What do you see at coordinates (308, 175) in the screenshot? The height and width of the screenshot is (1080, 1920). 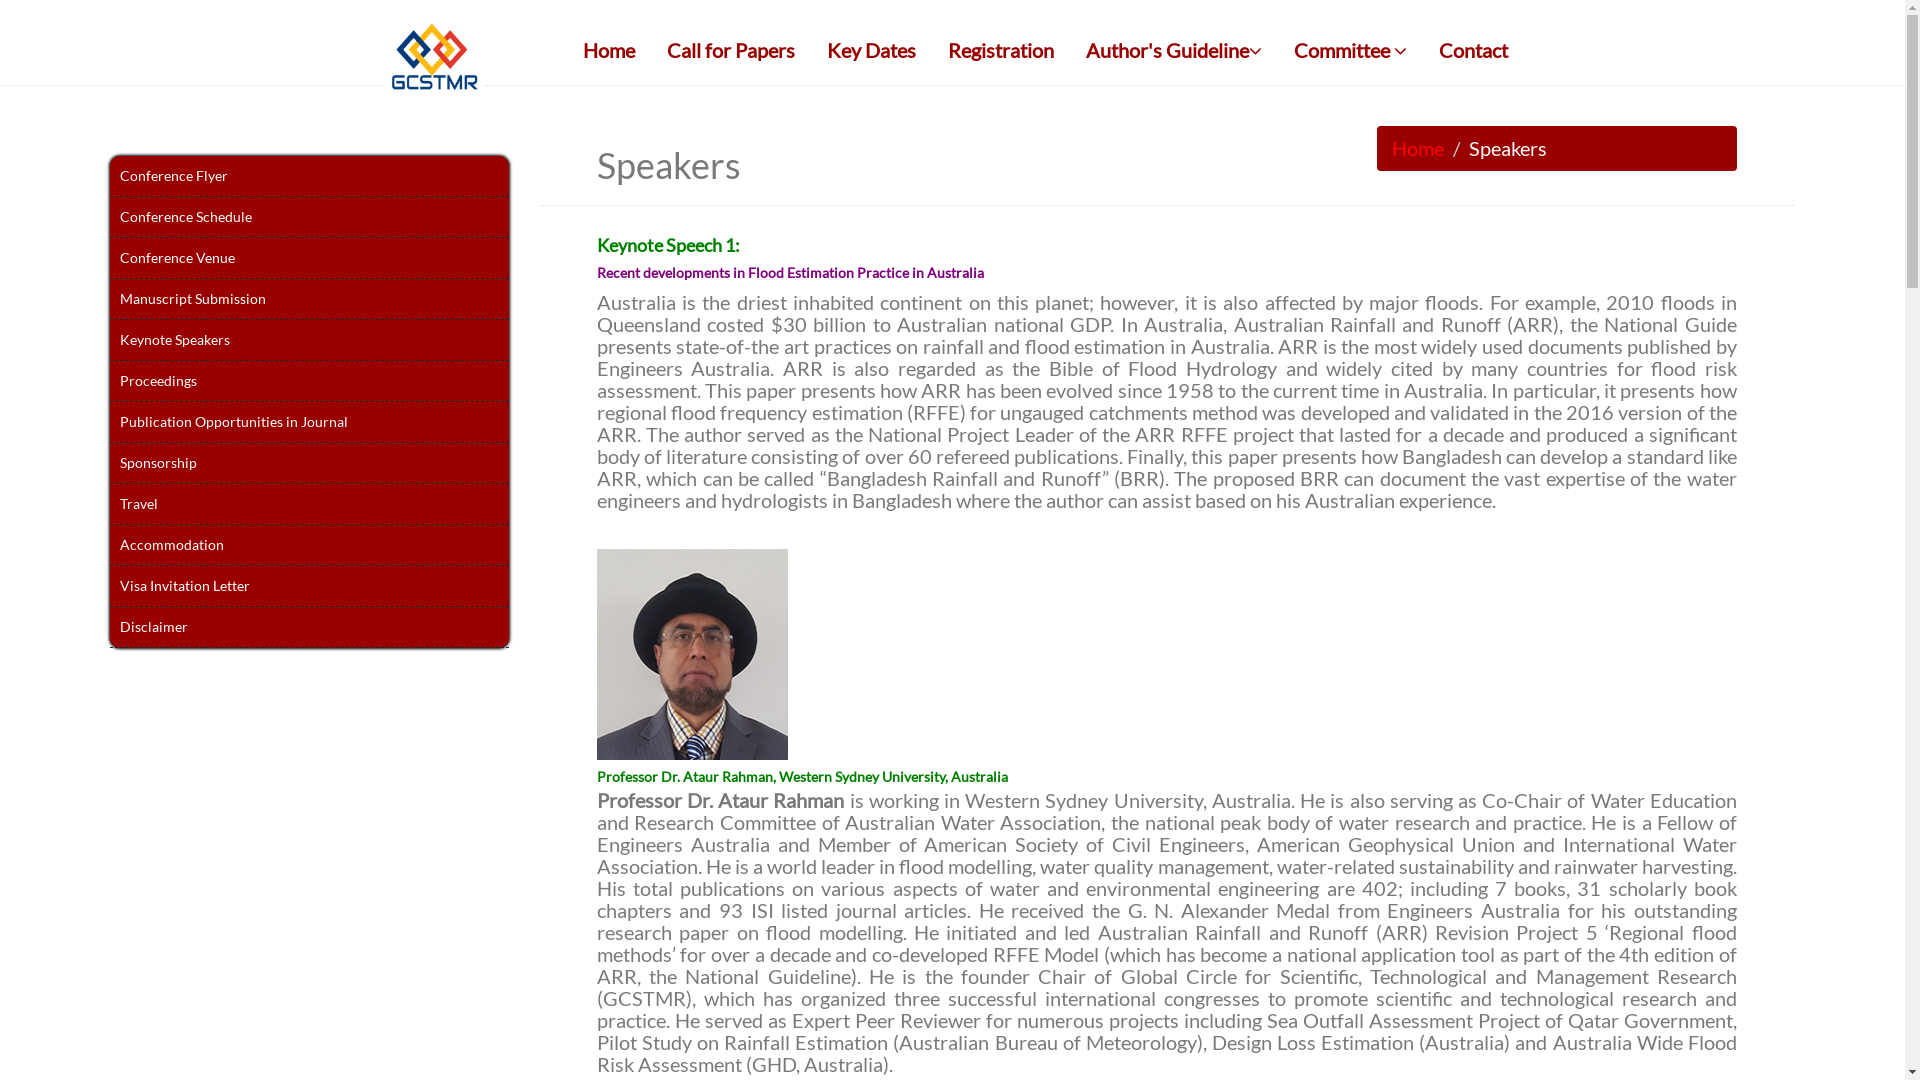 I see `'Conference Flyer'` at bounding box center [308, 175].